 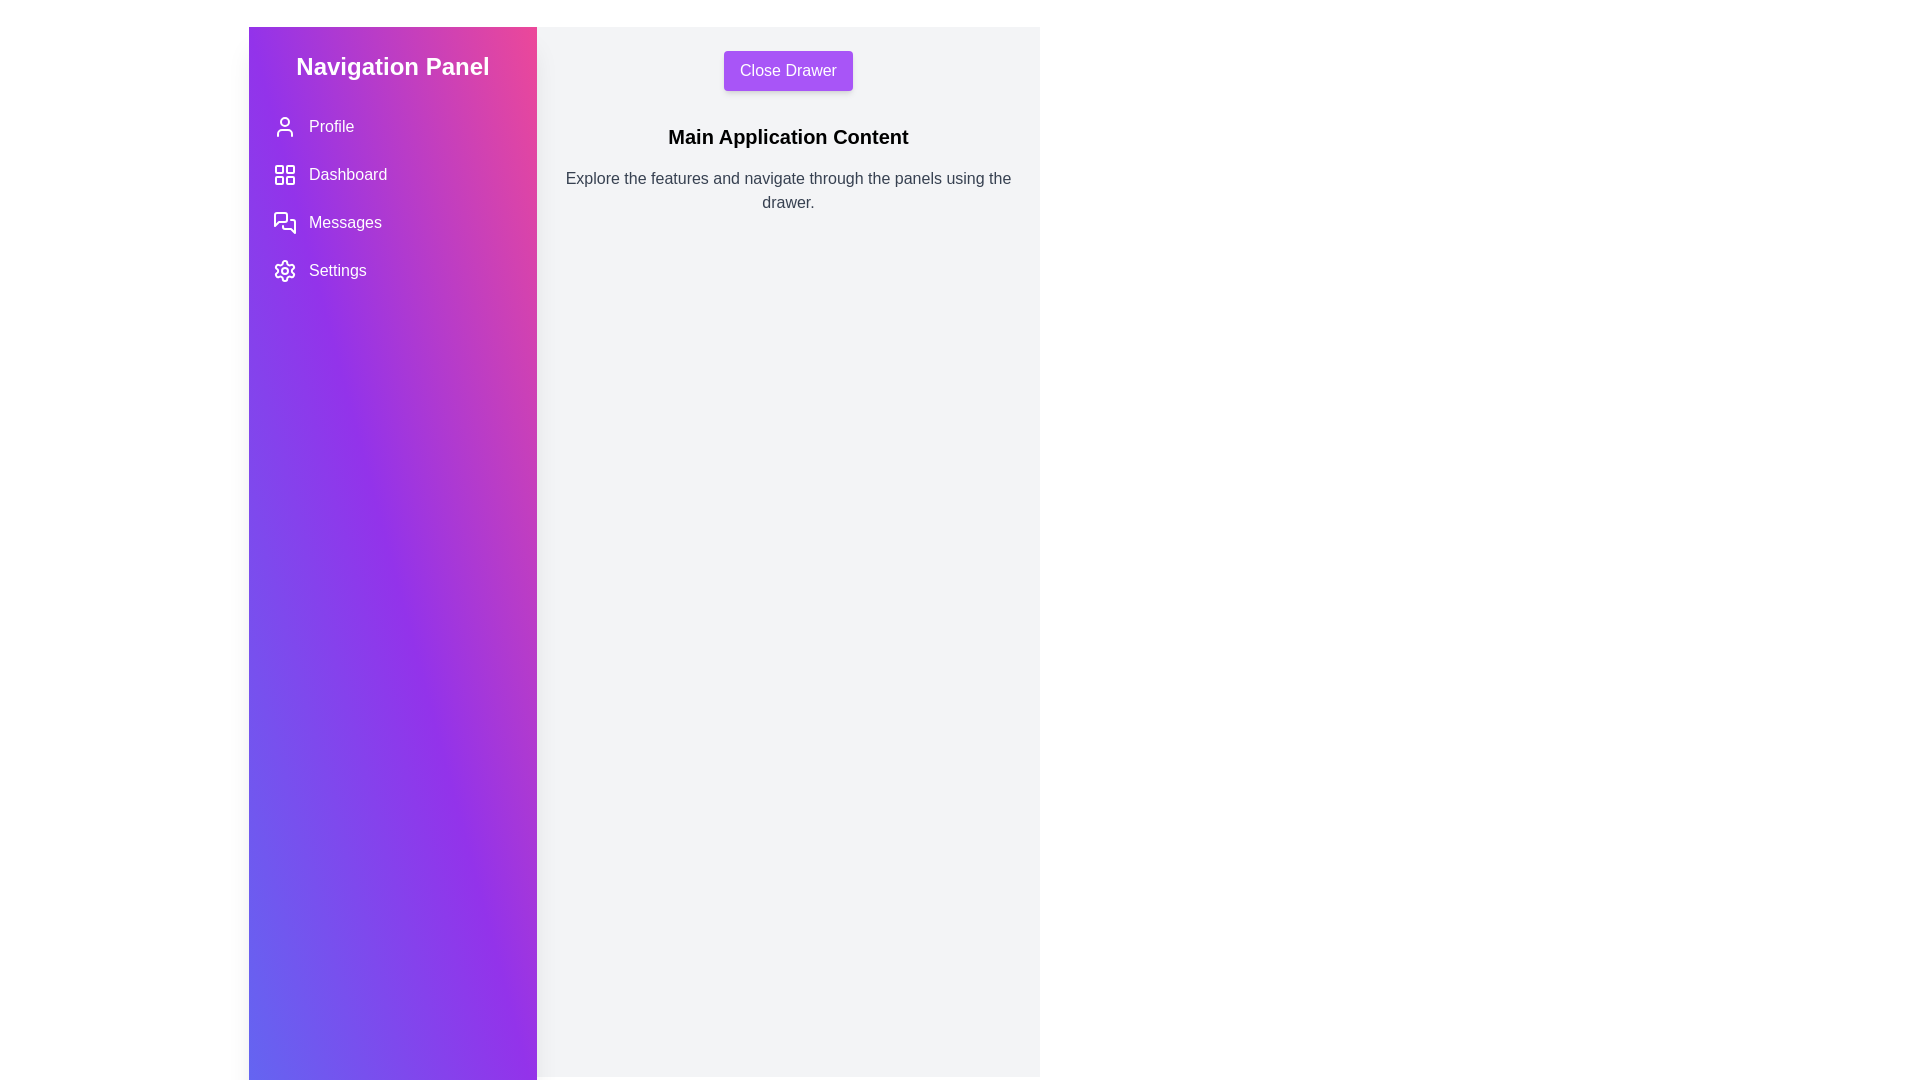 What do you see at coordinates (393, 127) in the screenshot?
I see `the navigation button for Profile to navigate to the corresponding section` at bounding box center [393, 127].